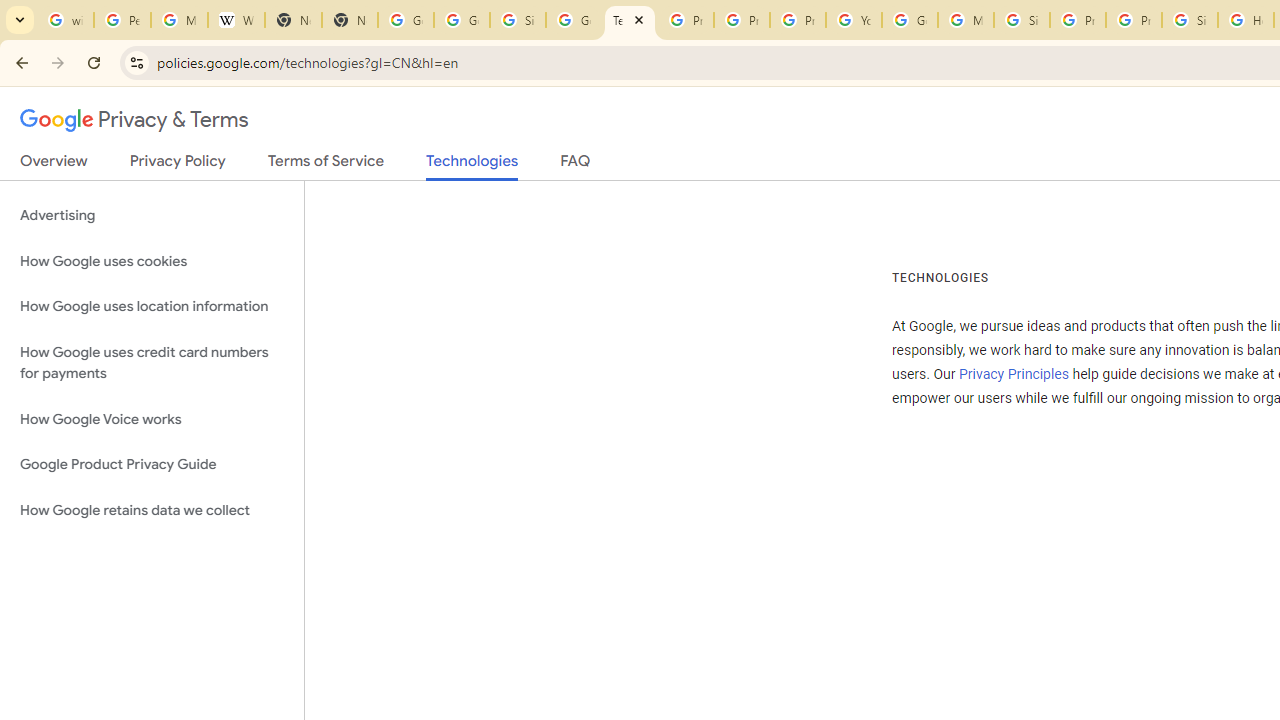  What do you see at coordinates (350, 20) in the screenshot?
I see `'New Tab'` at bounding box center [350, 20].